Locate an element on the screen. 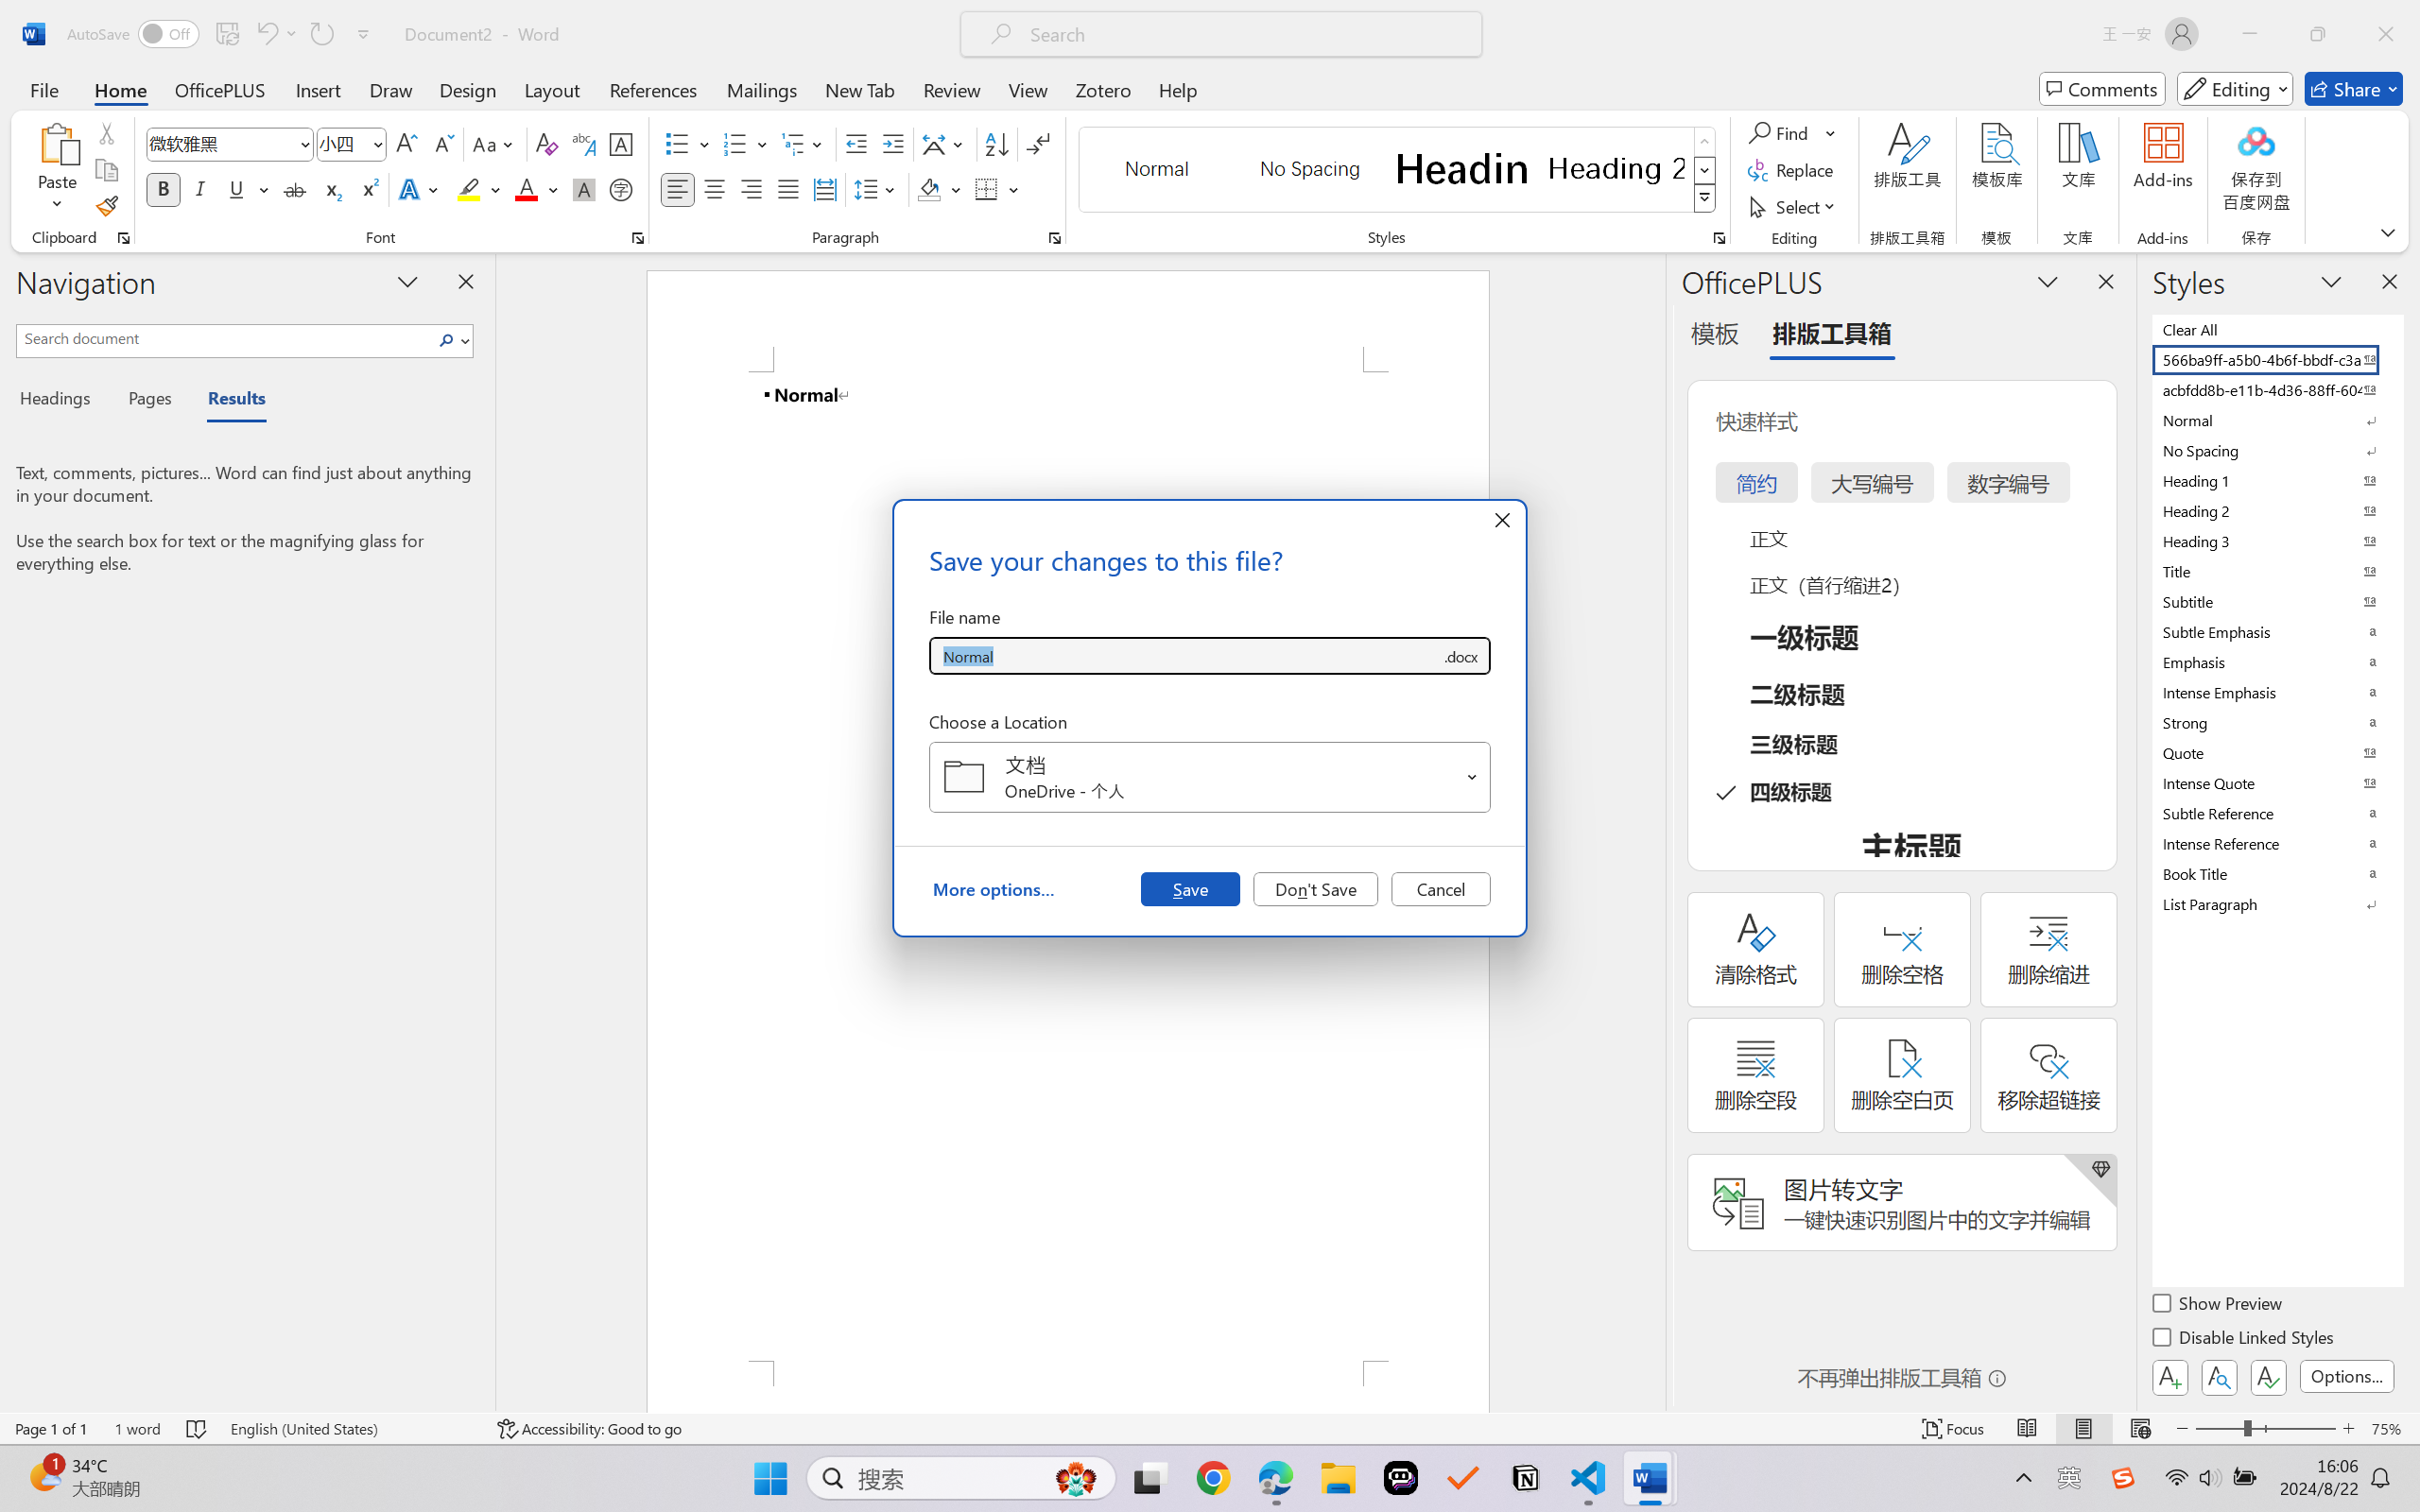  'Format Painter' is located at coordinates (105, 207).